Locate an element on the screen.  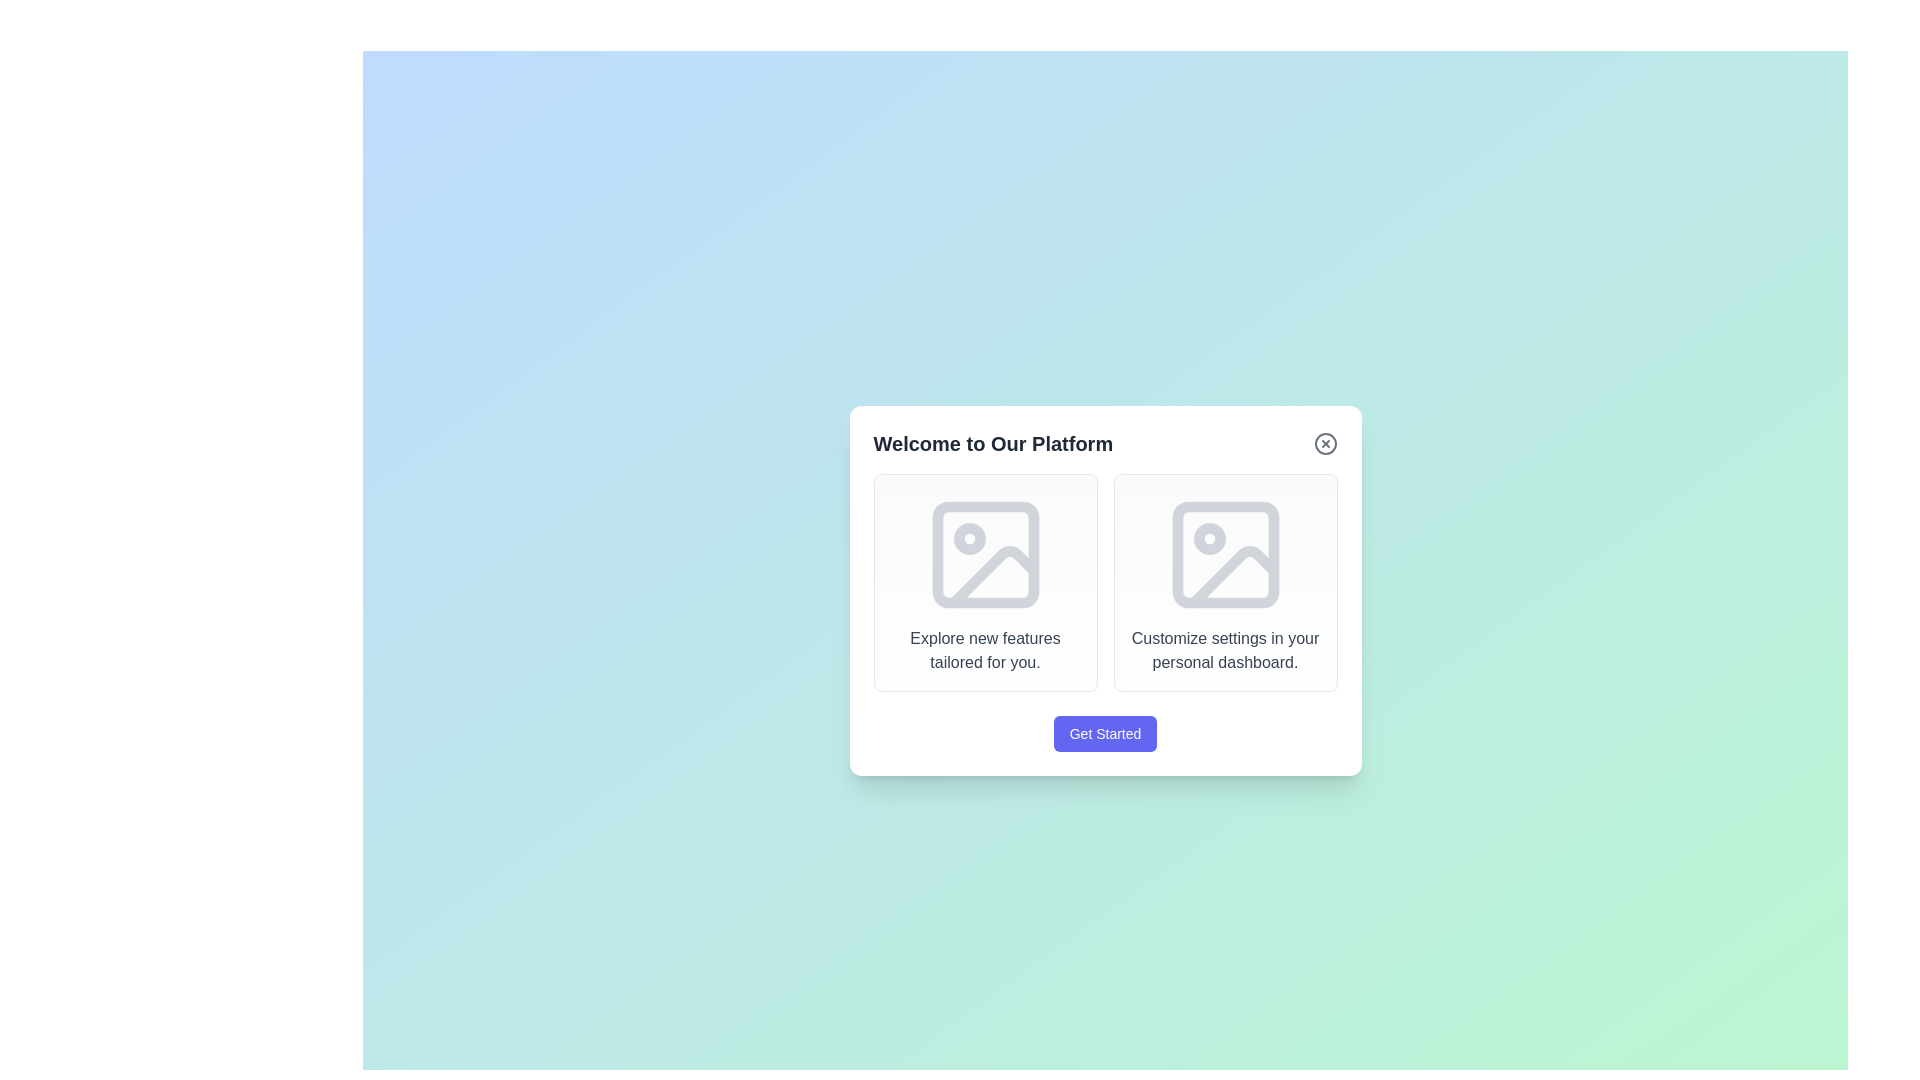
the close button to dismiss the dialog is located at coordinates (1325, 442).